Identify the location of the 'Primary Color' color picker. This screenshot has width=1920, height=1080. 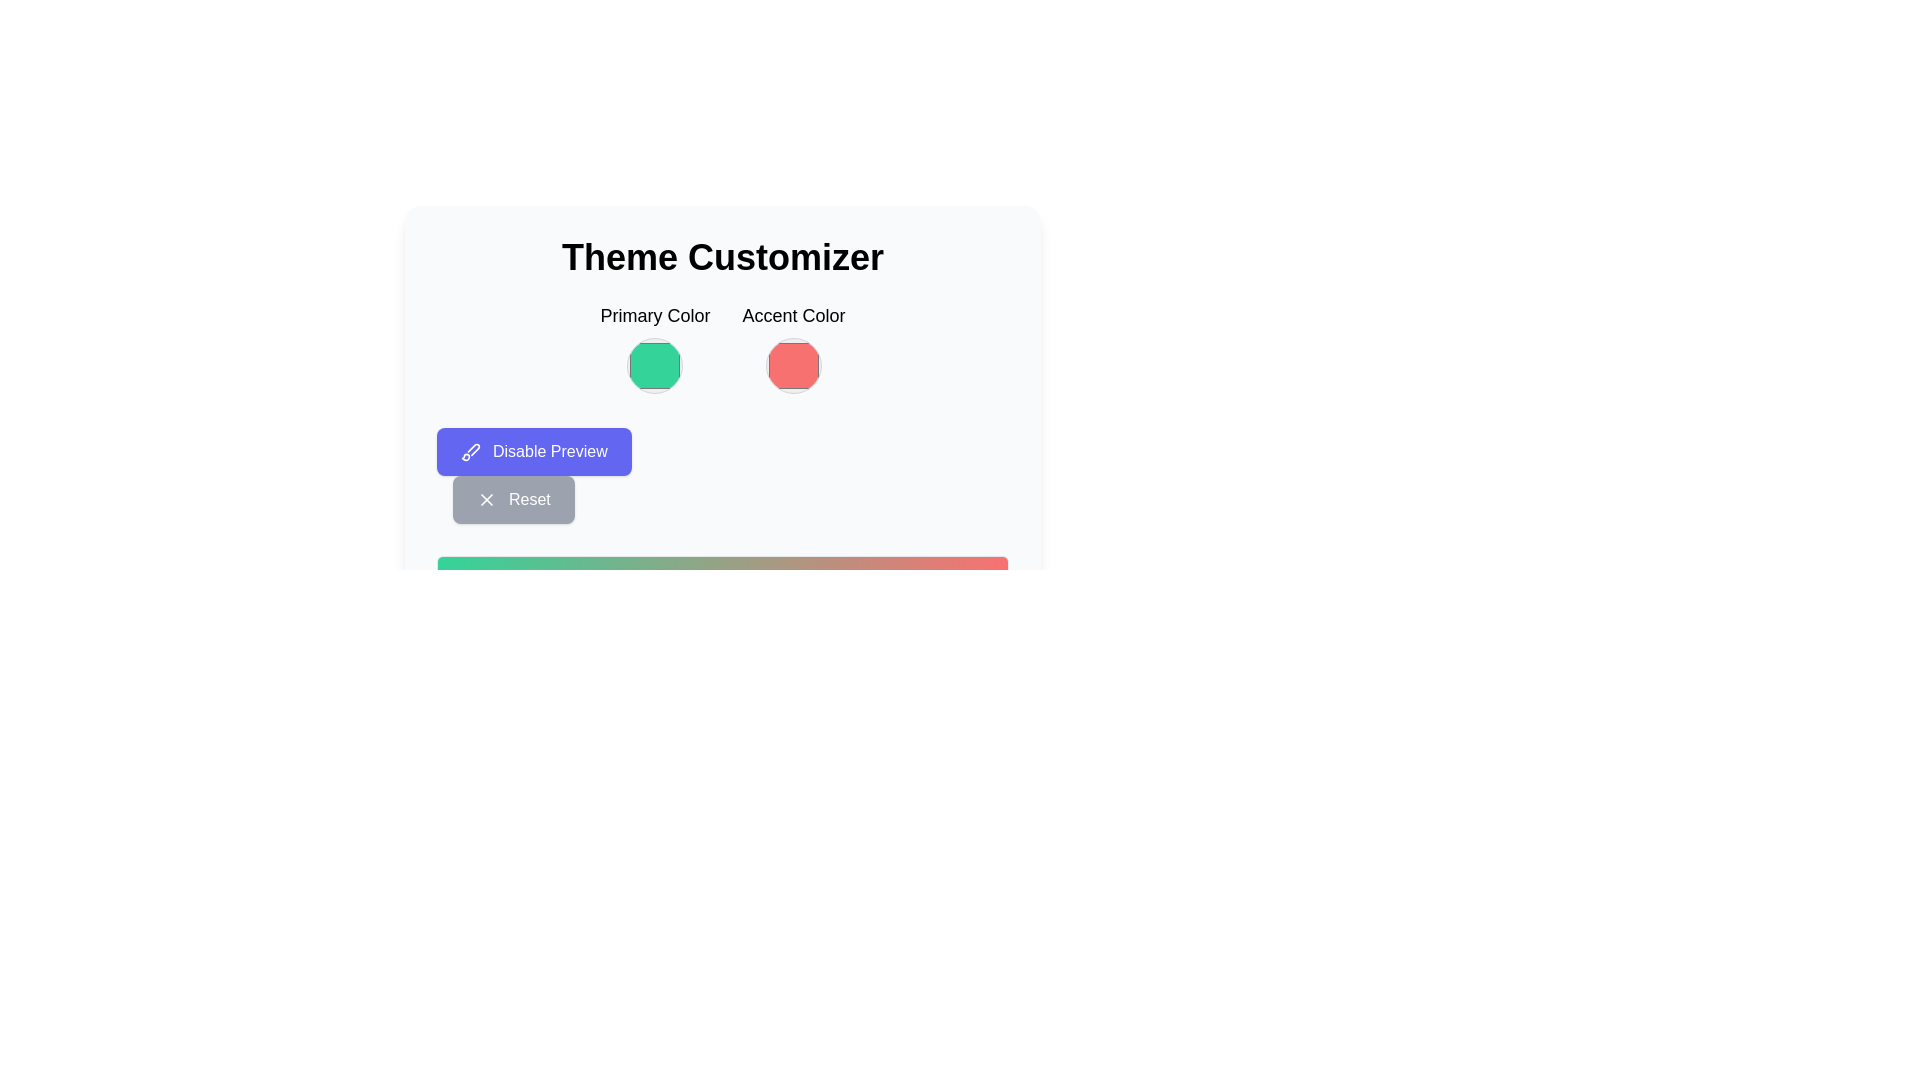
(655, 366).